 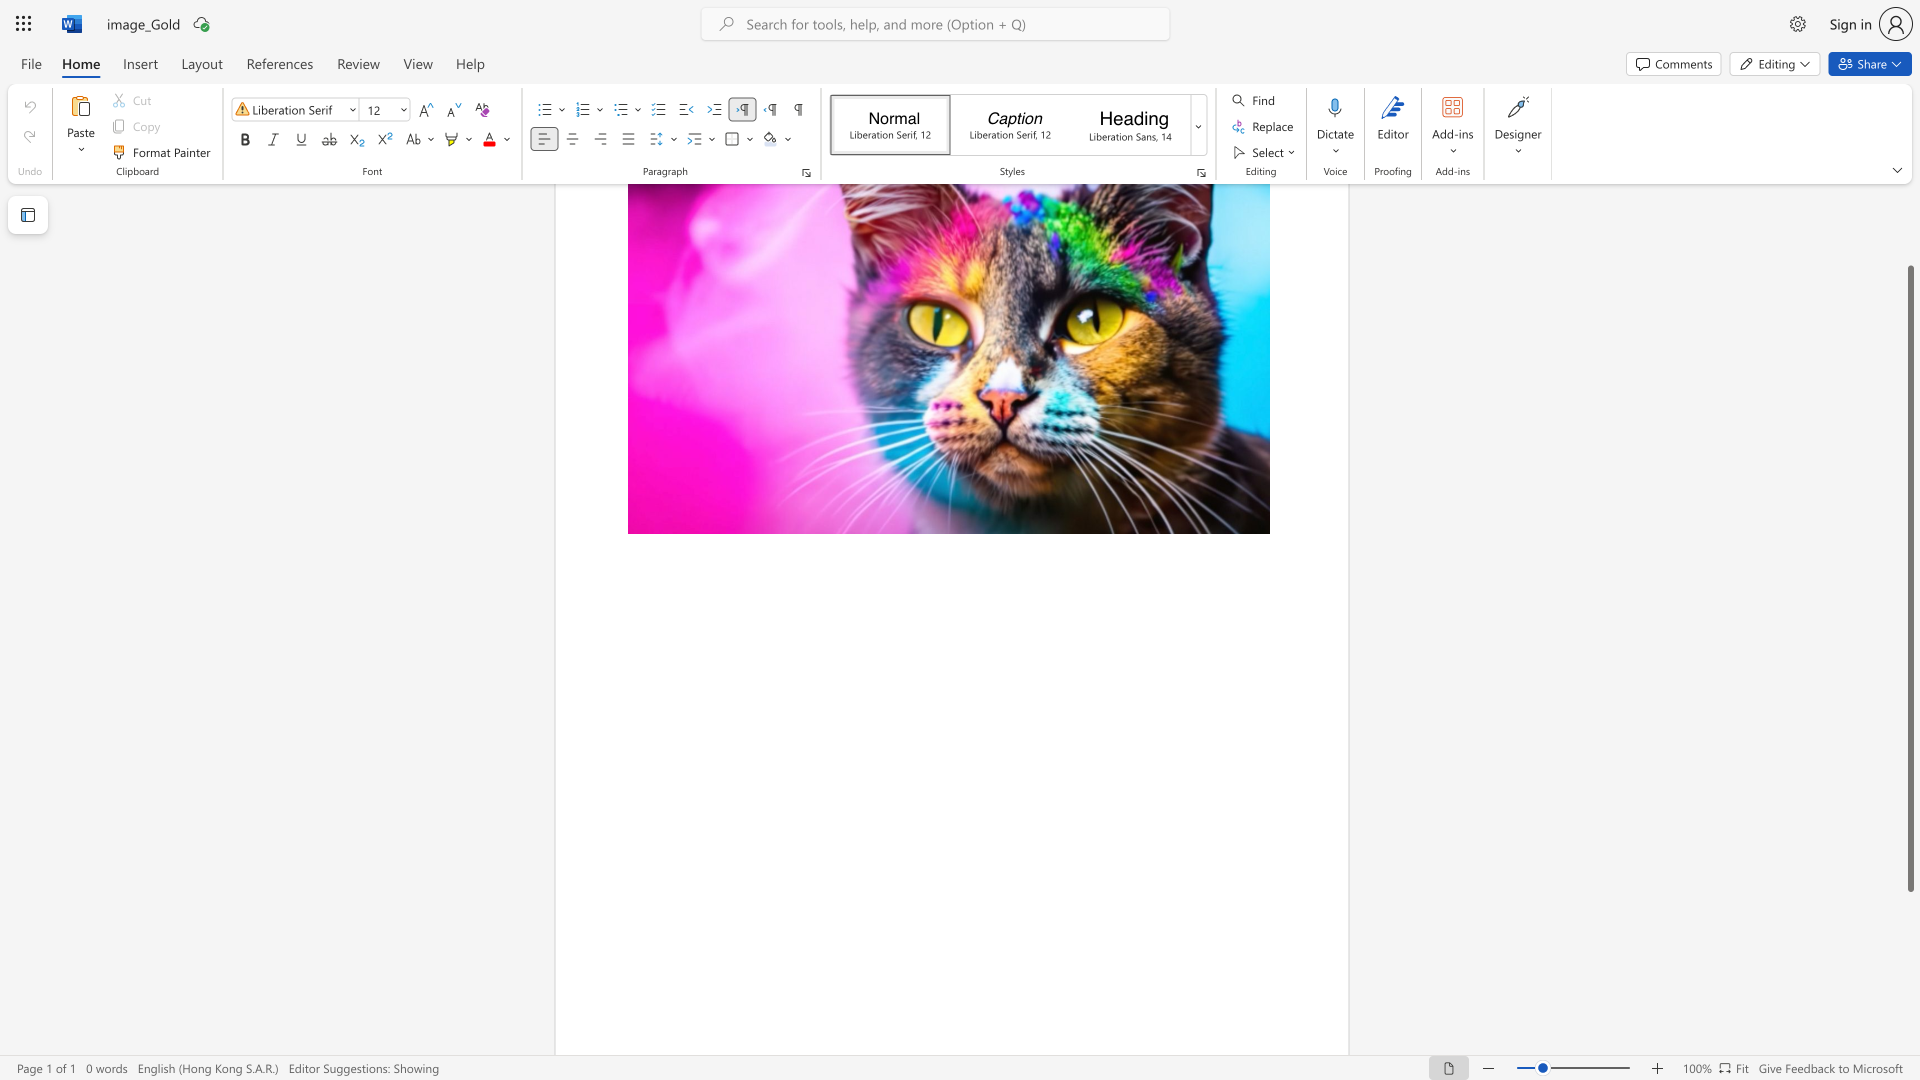 I want to click on the scrollbar and move up 70 pixels, so click(x=1909, y=578).